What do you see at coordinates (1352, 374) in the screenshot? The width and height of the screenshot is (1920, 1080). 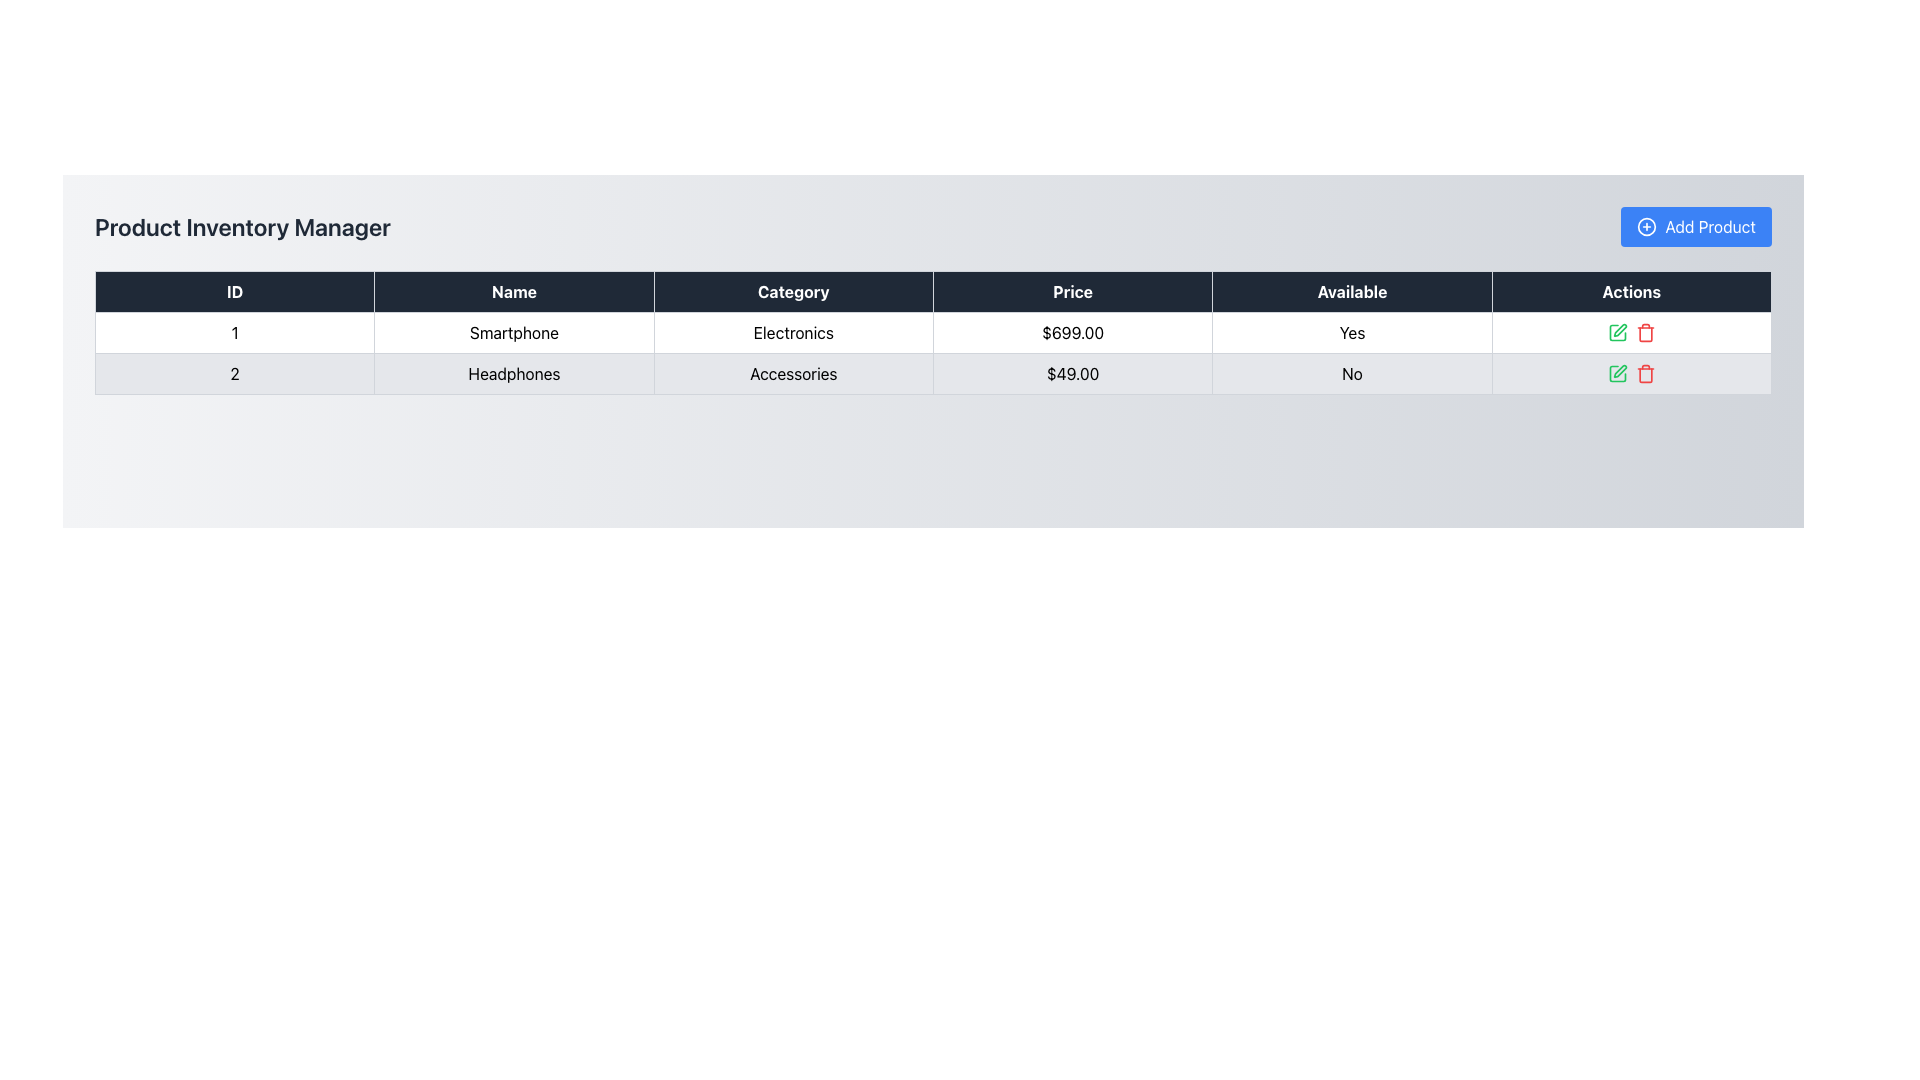 I see `the 'No' text label indicating the availability status of the product 'Headphones' in the 'Available' column of the second row of the table` at bounding box center [1352, 374].